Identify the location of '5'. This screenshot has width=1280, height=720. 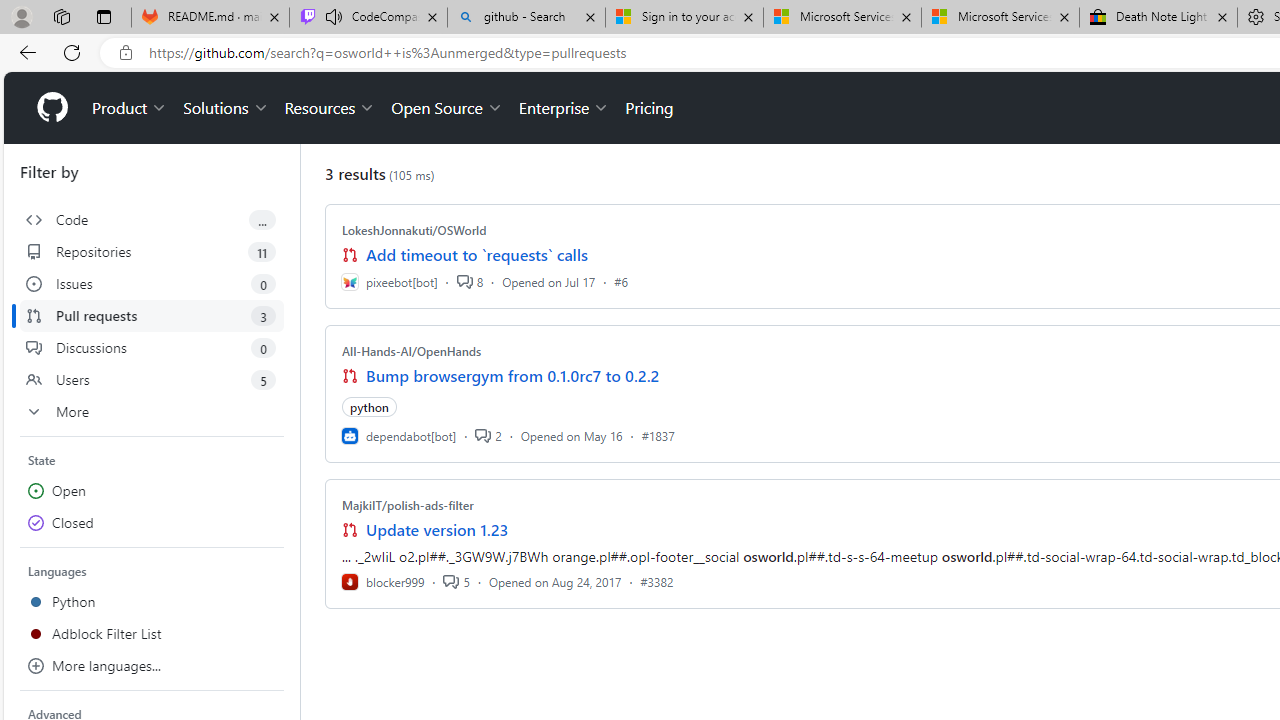
(455, 581).